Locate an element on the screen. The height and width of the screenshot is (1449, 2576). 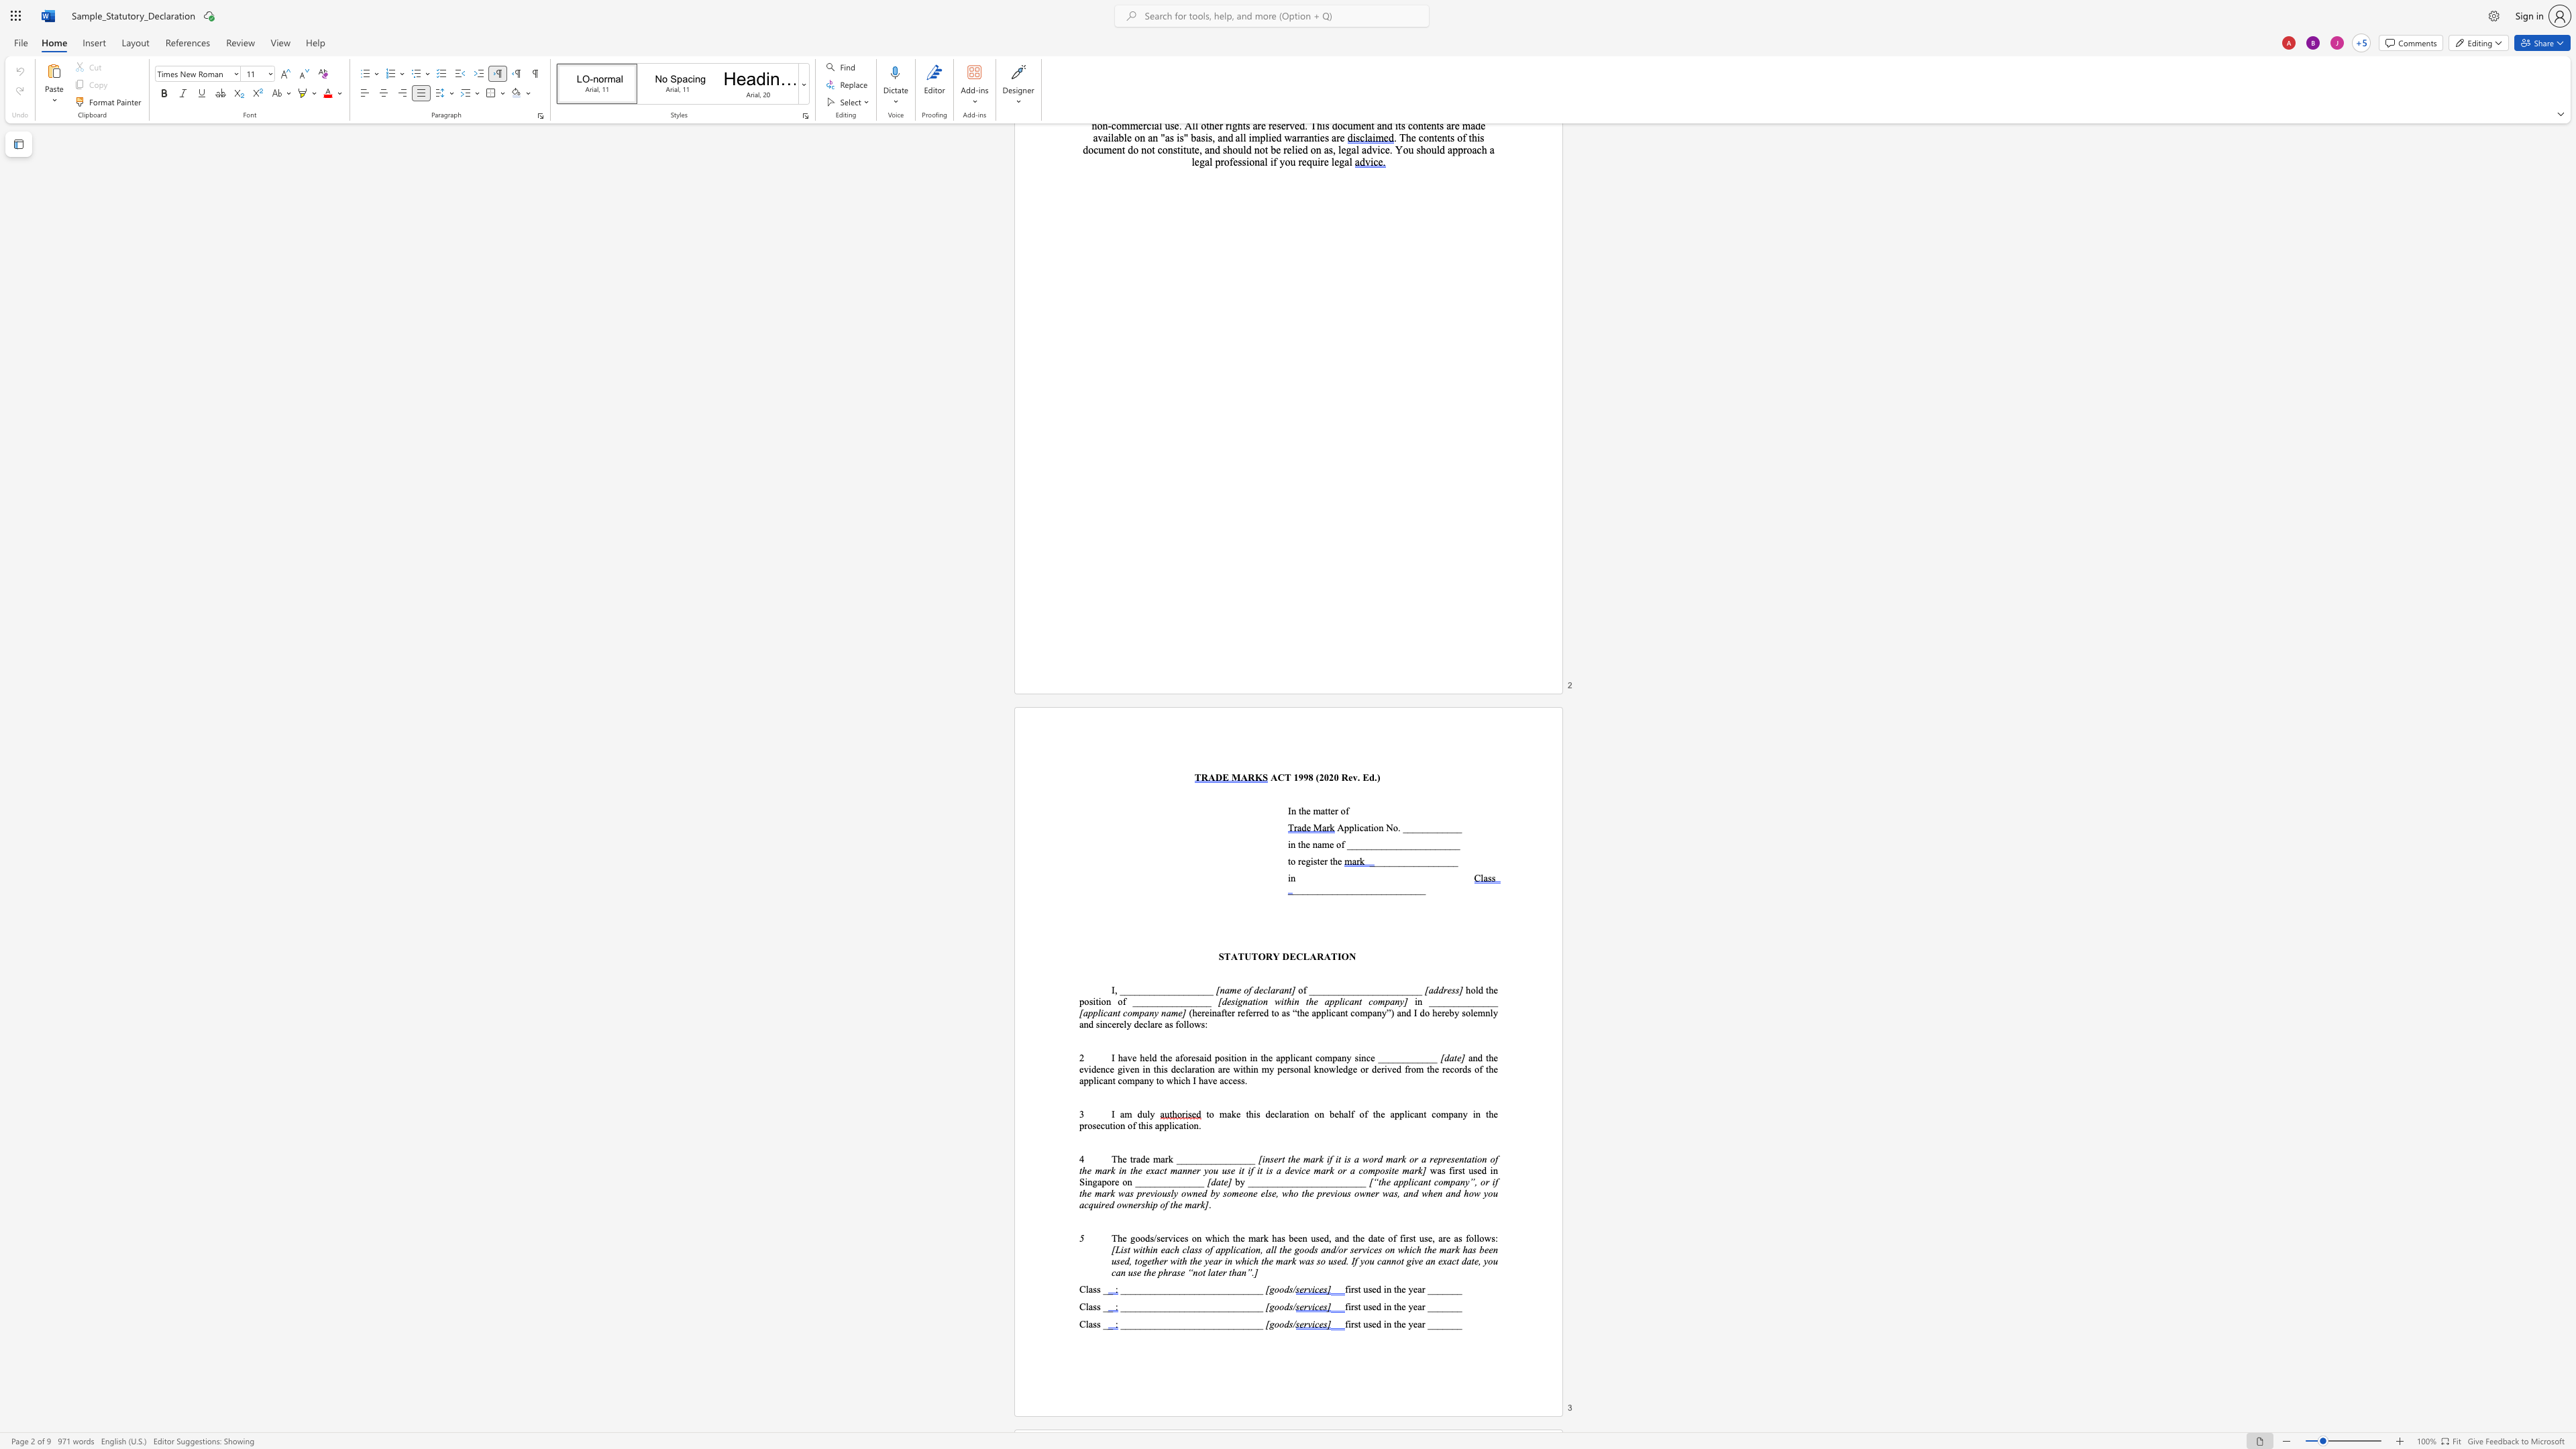
the 4th character "_" in the text is located at coordinates (1193, 1159).